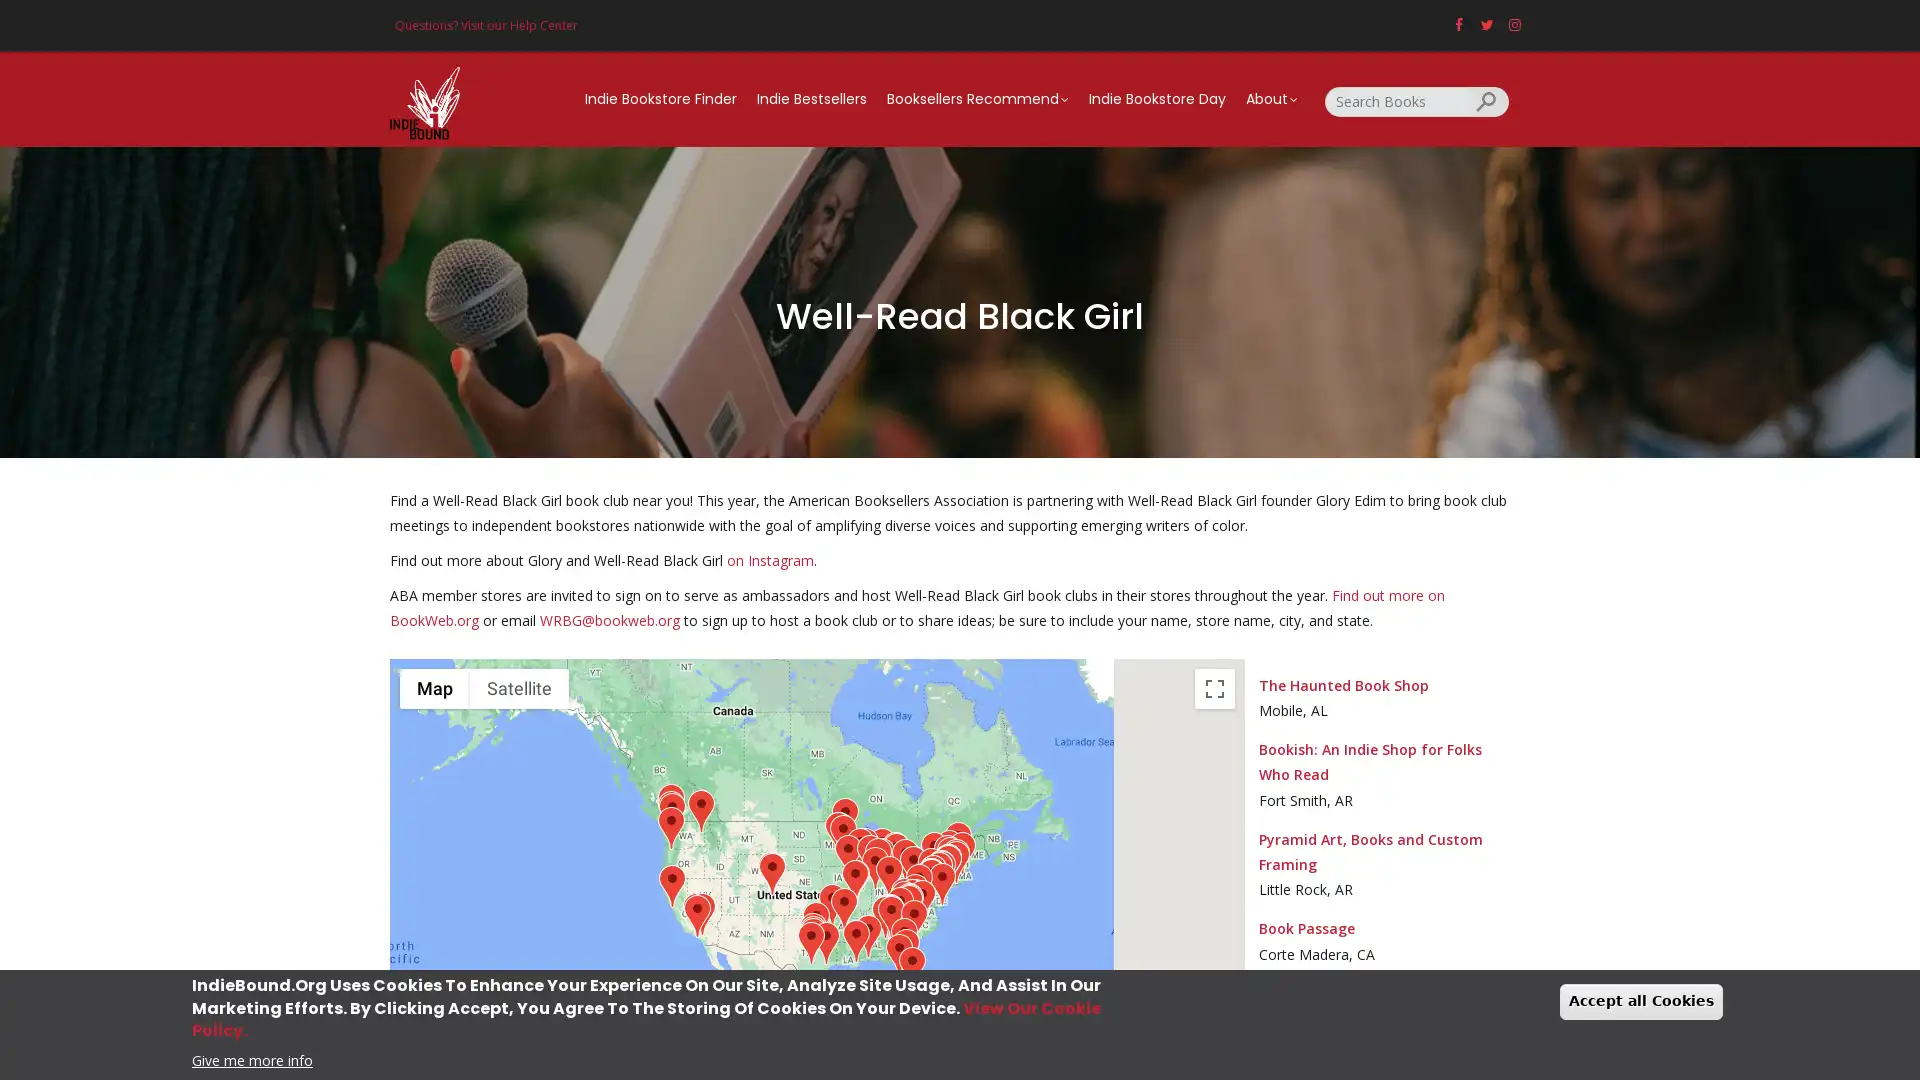 The height and width of the screenshot is (1080, 1920). I want to click on Uncle Bobbie's Books and Coffee, so click(939, 869).